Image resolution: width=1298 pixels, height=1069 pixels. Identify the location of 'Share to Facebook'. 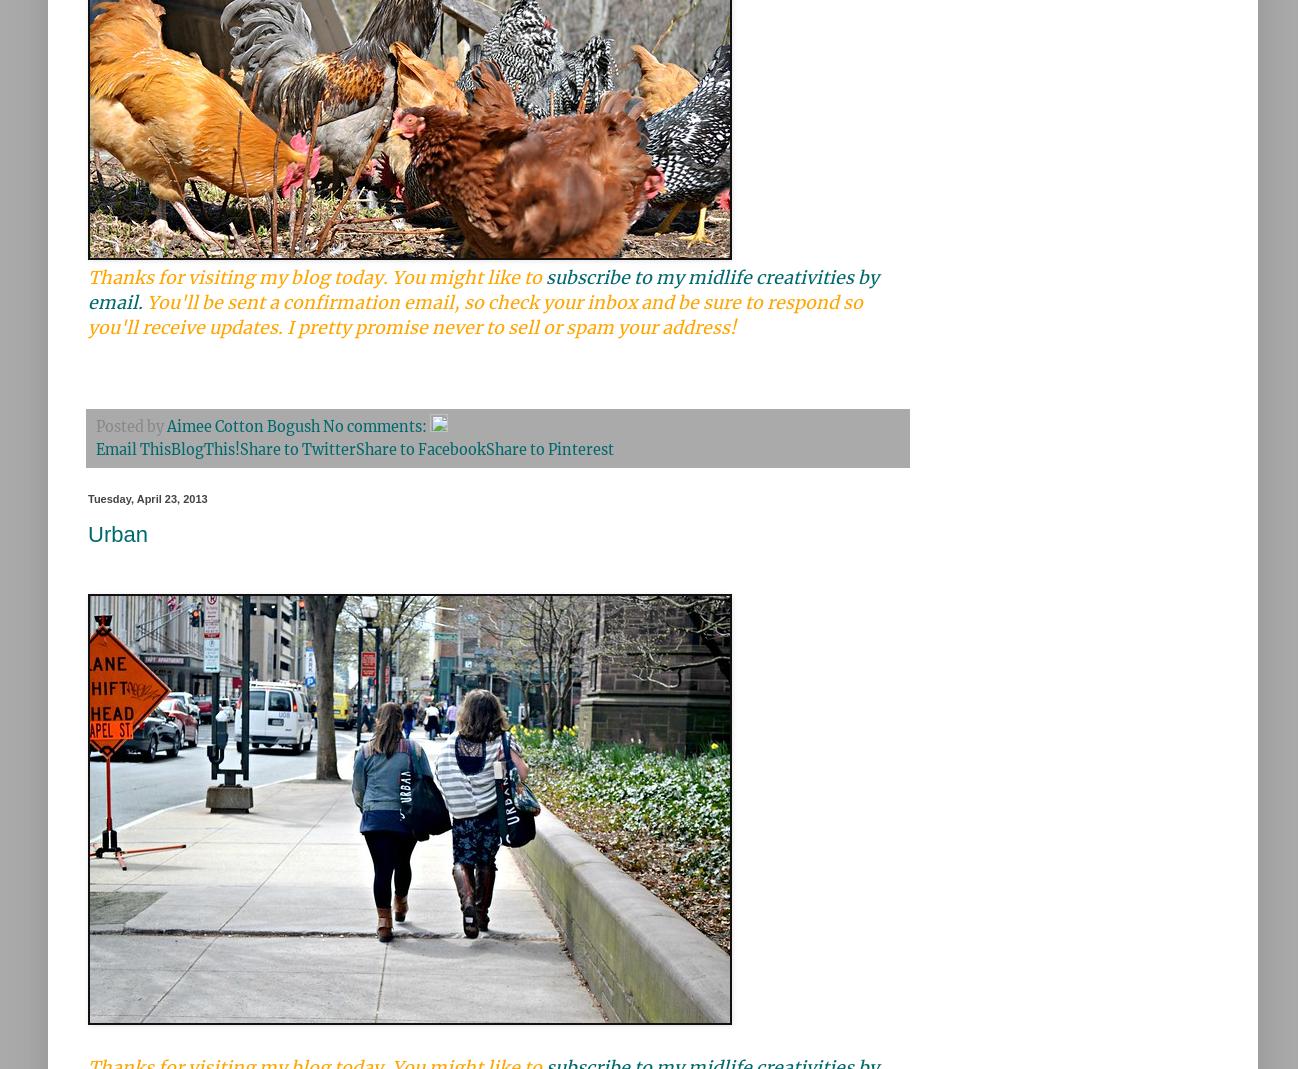
(356, 449).